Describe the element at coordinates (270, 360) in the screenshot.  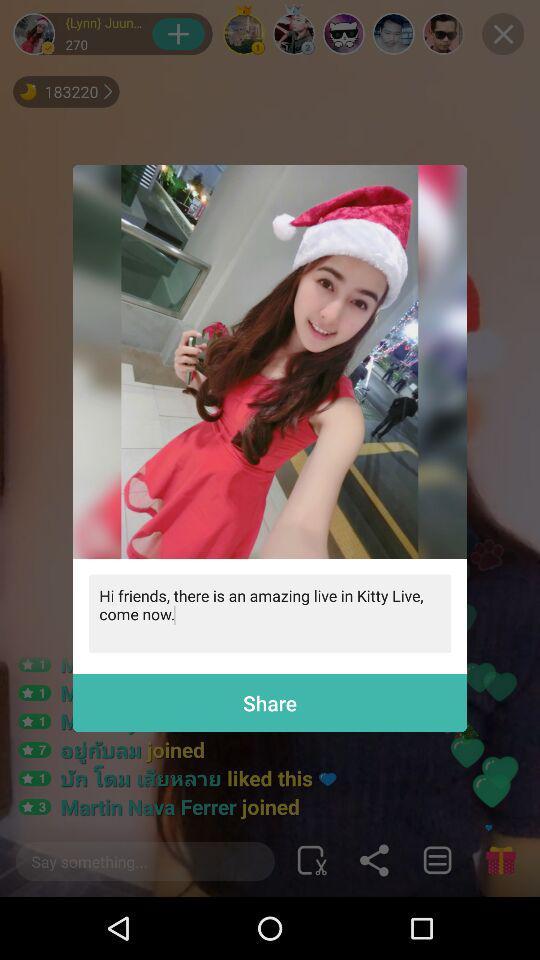
I see `join live stream` at that location.